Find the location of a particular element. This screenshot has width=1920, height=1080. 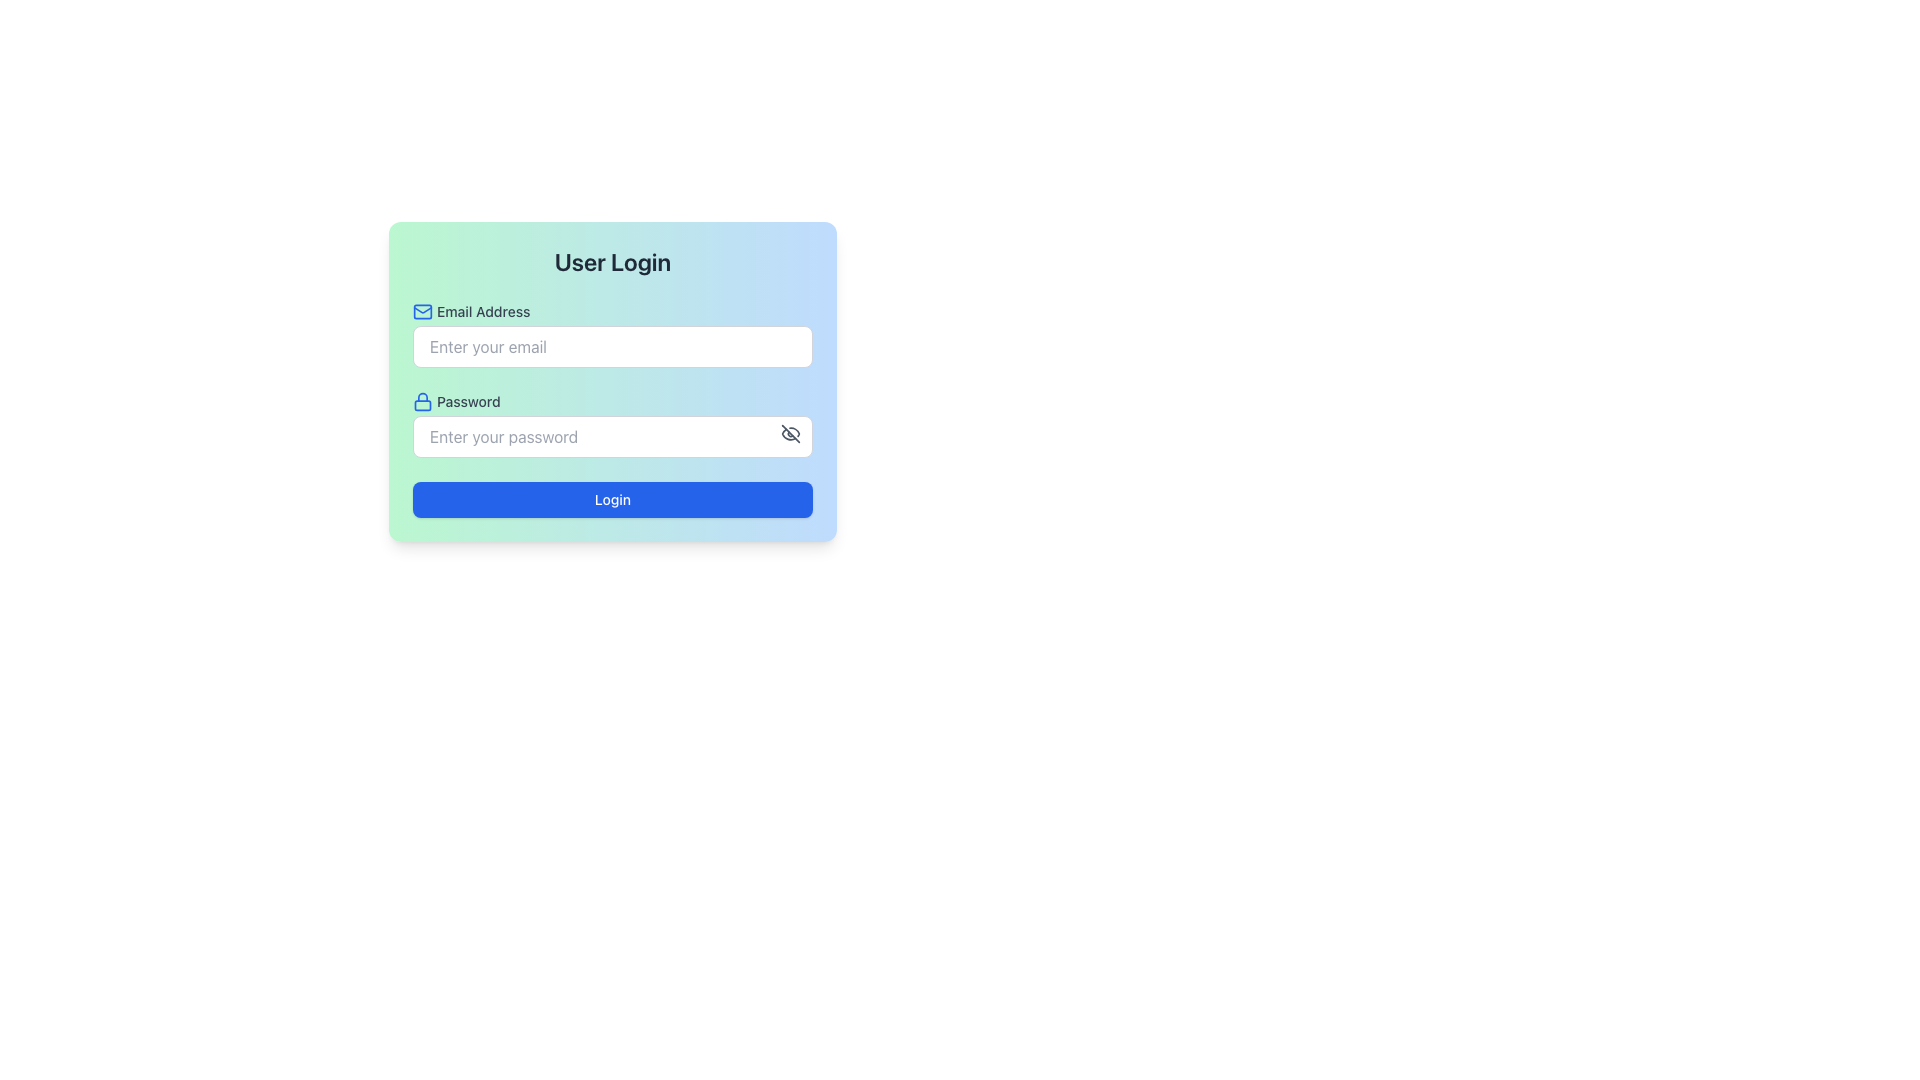

the email-related graphical icon component that signifies the email address input field is located at coordinates (421, 309).